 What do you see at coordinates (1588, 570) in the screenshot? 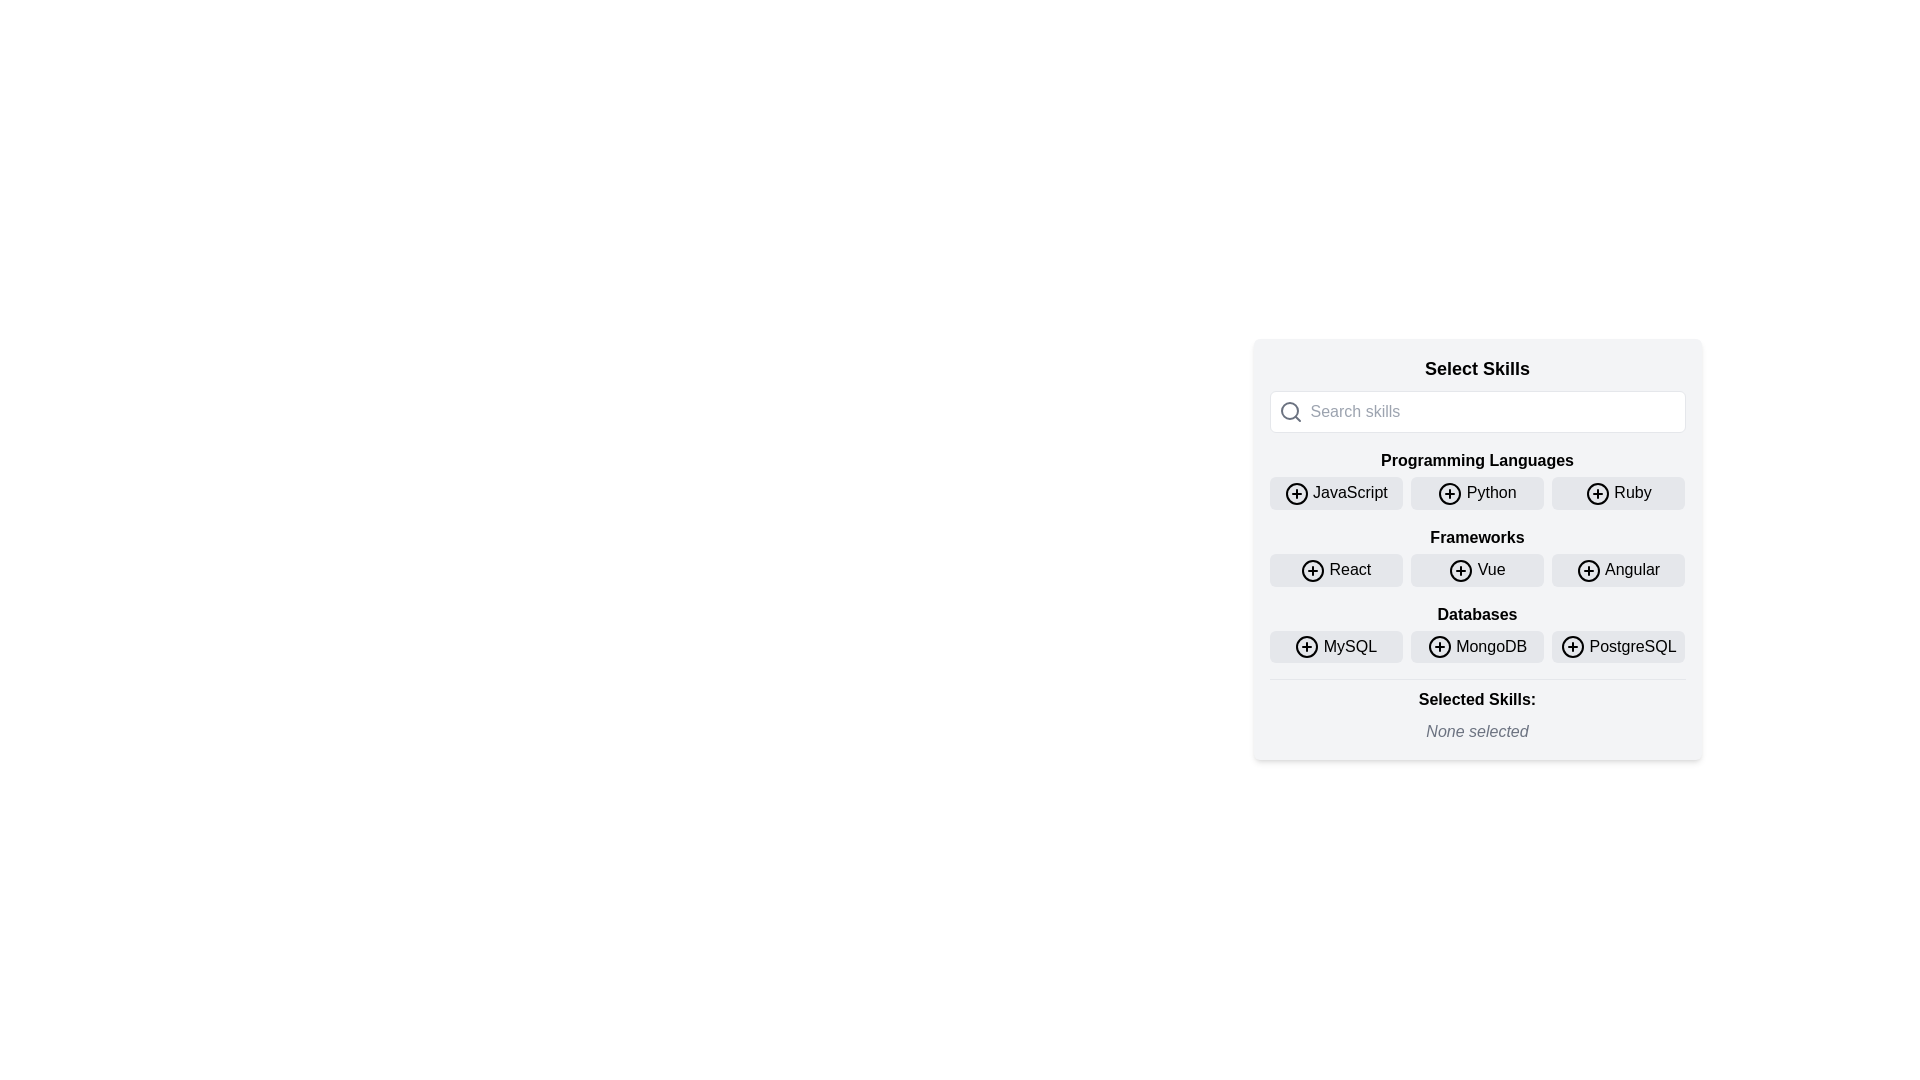
I see `the decorative circular shape within the Angular icon located in the Frameworks section of the Select Skills interface` at bounding box center [1588, 570].